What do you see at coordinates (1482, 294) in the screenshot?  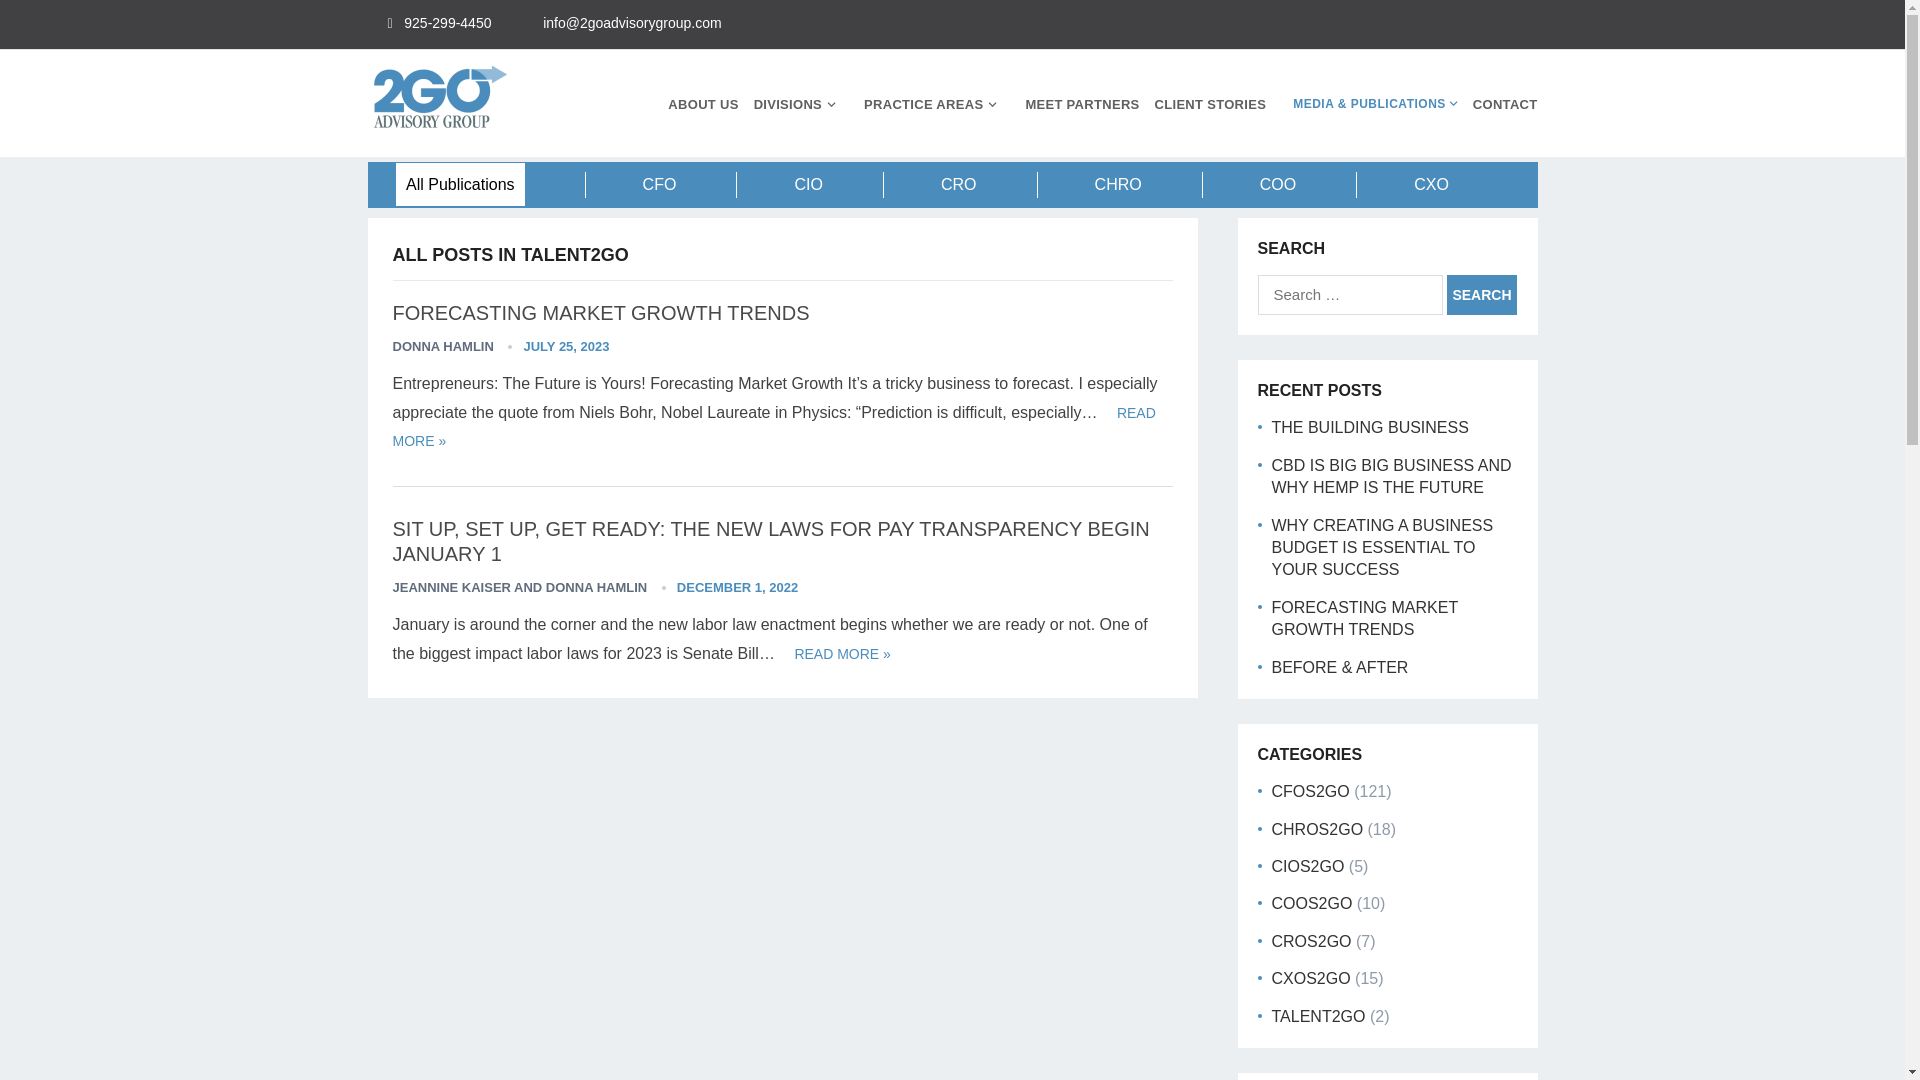 I see `'Search'` at bounding box center [1482, 294].